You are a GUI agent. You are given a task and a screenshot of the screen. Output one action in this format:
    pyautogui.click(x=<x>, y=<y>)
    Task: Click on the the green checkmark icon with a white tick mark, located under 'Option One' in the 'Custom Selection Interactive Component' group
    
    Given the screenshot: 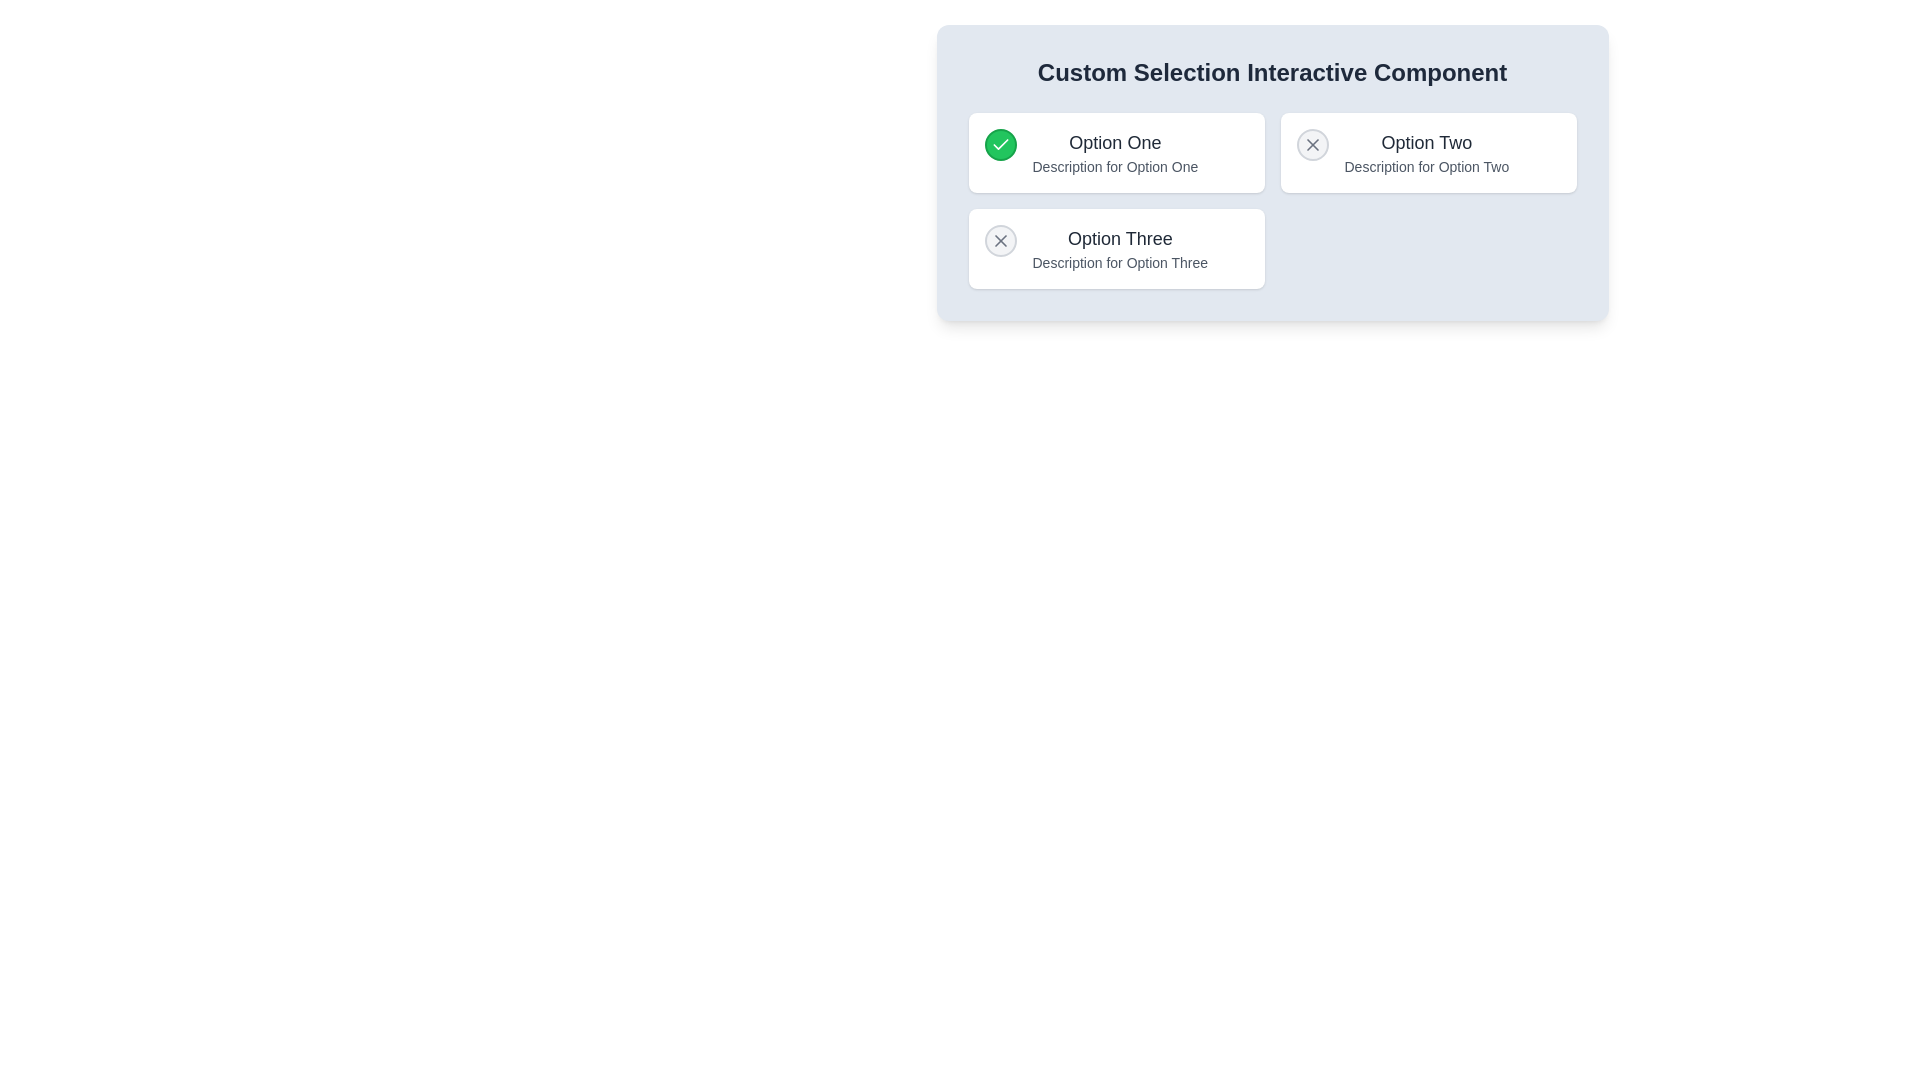 What is the action you would take?
    pyautogui.click(x=1000, y=143)
    